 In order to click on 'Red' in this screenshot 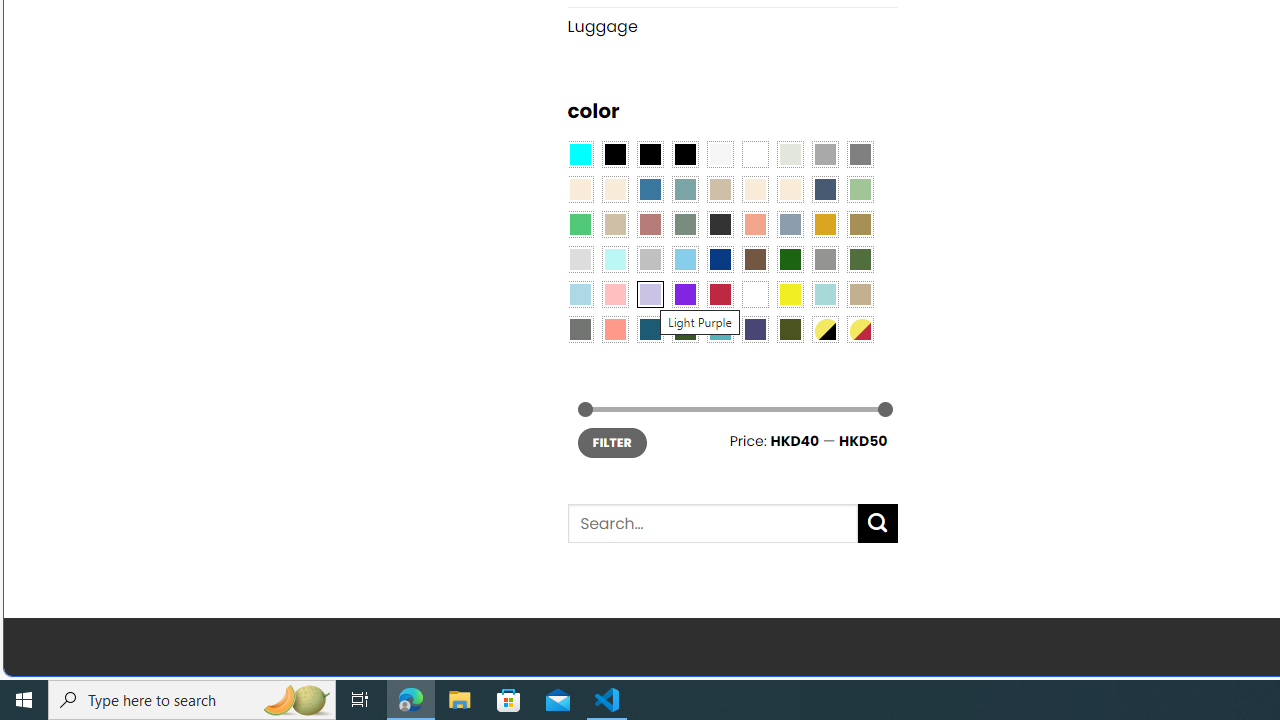, I will do `click(720, 295)`.